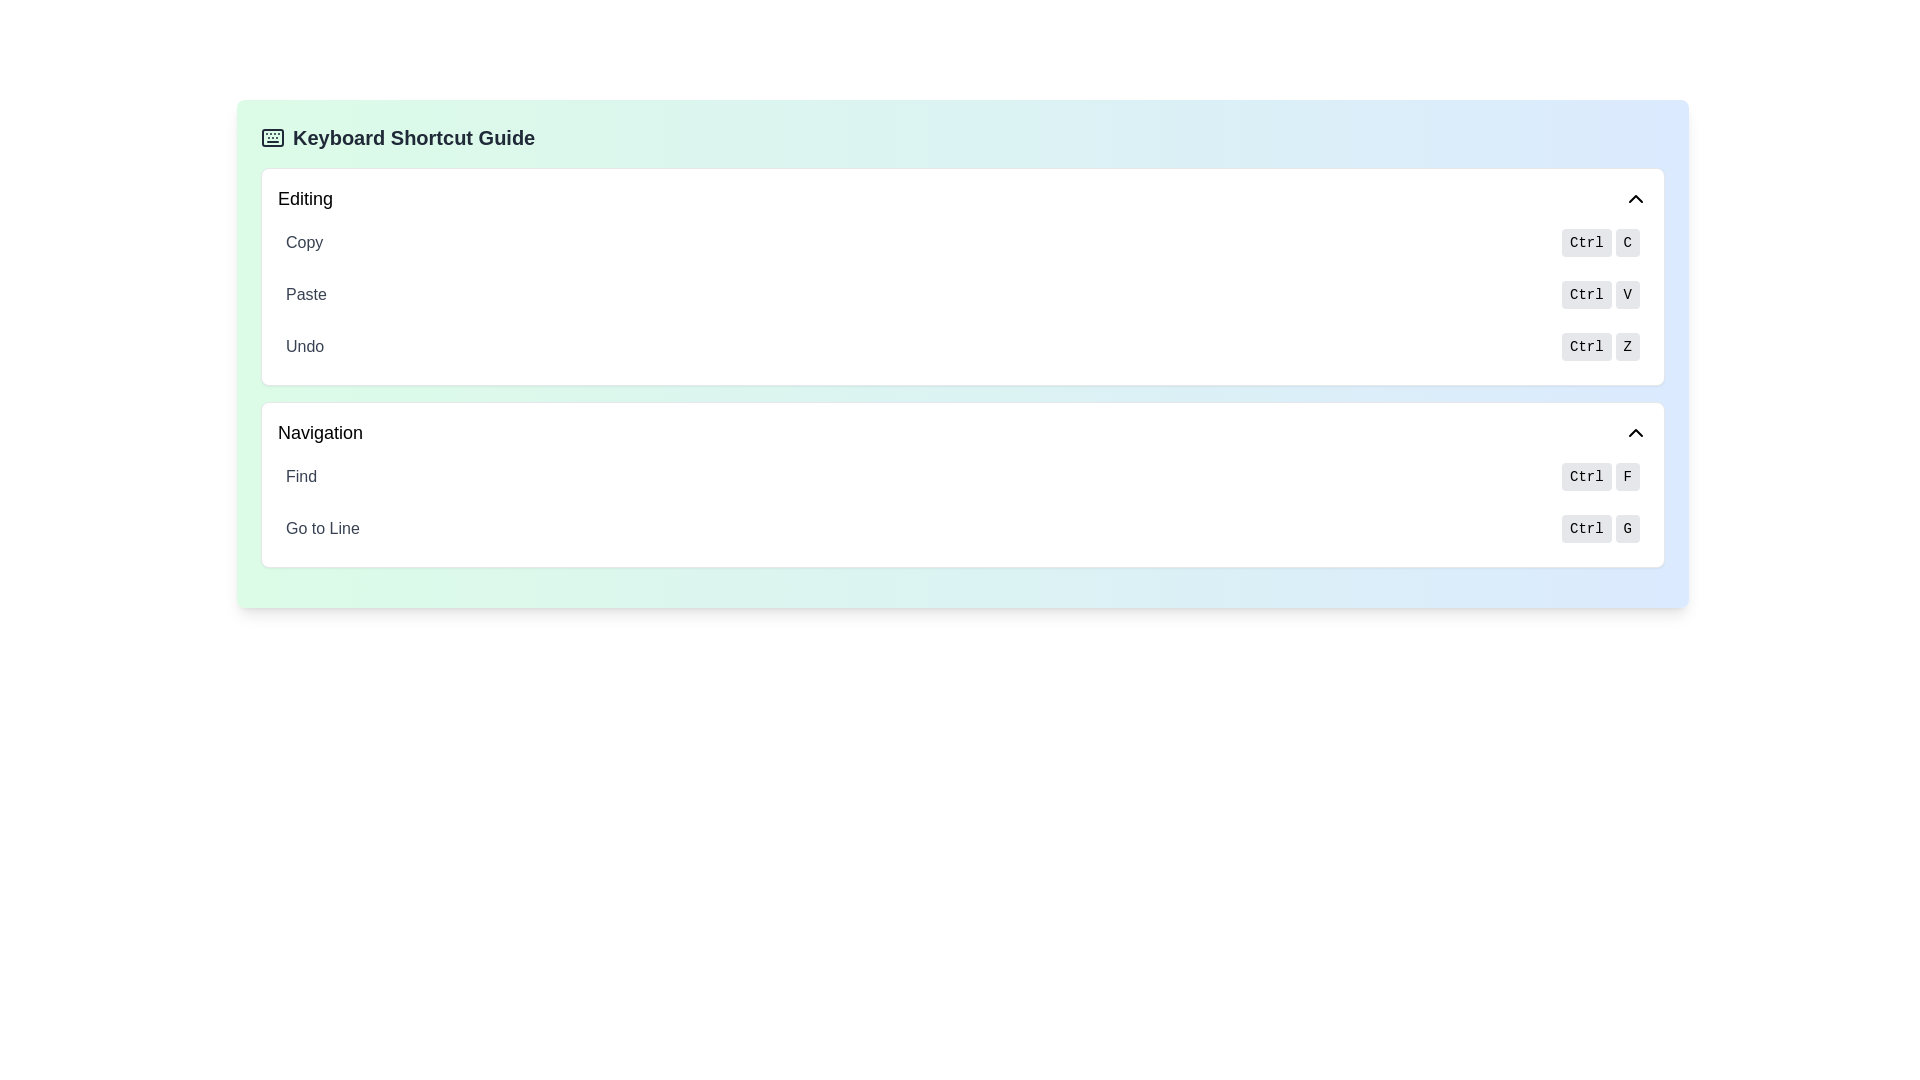  What do you see at coordinates (1600, 346) in the screenshot?
I see `the 'Ctrl' button of the Keyboard Shortcut Display Indicator for the 'Undo' action in the 'Editing' category` at bounding box center [1600, 346].